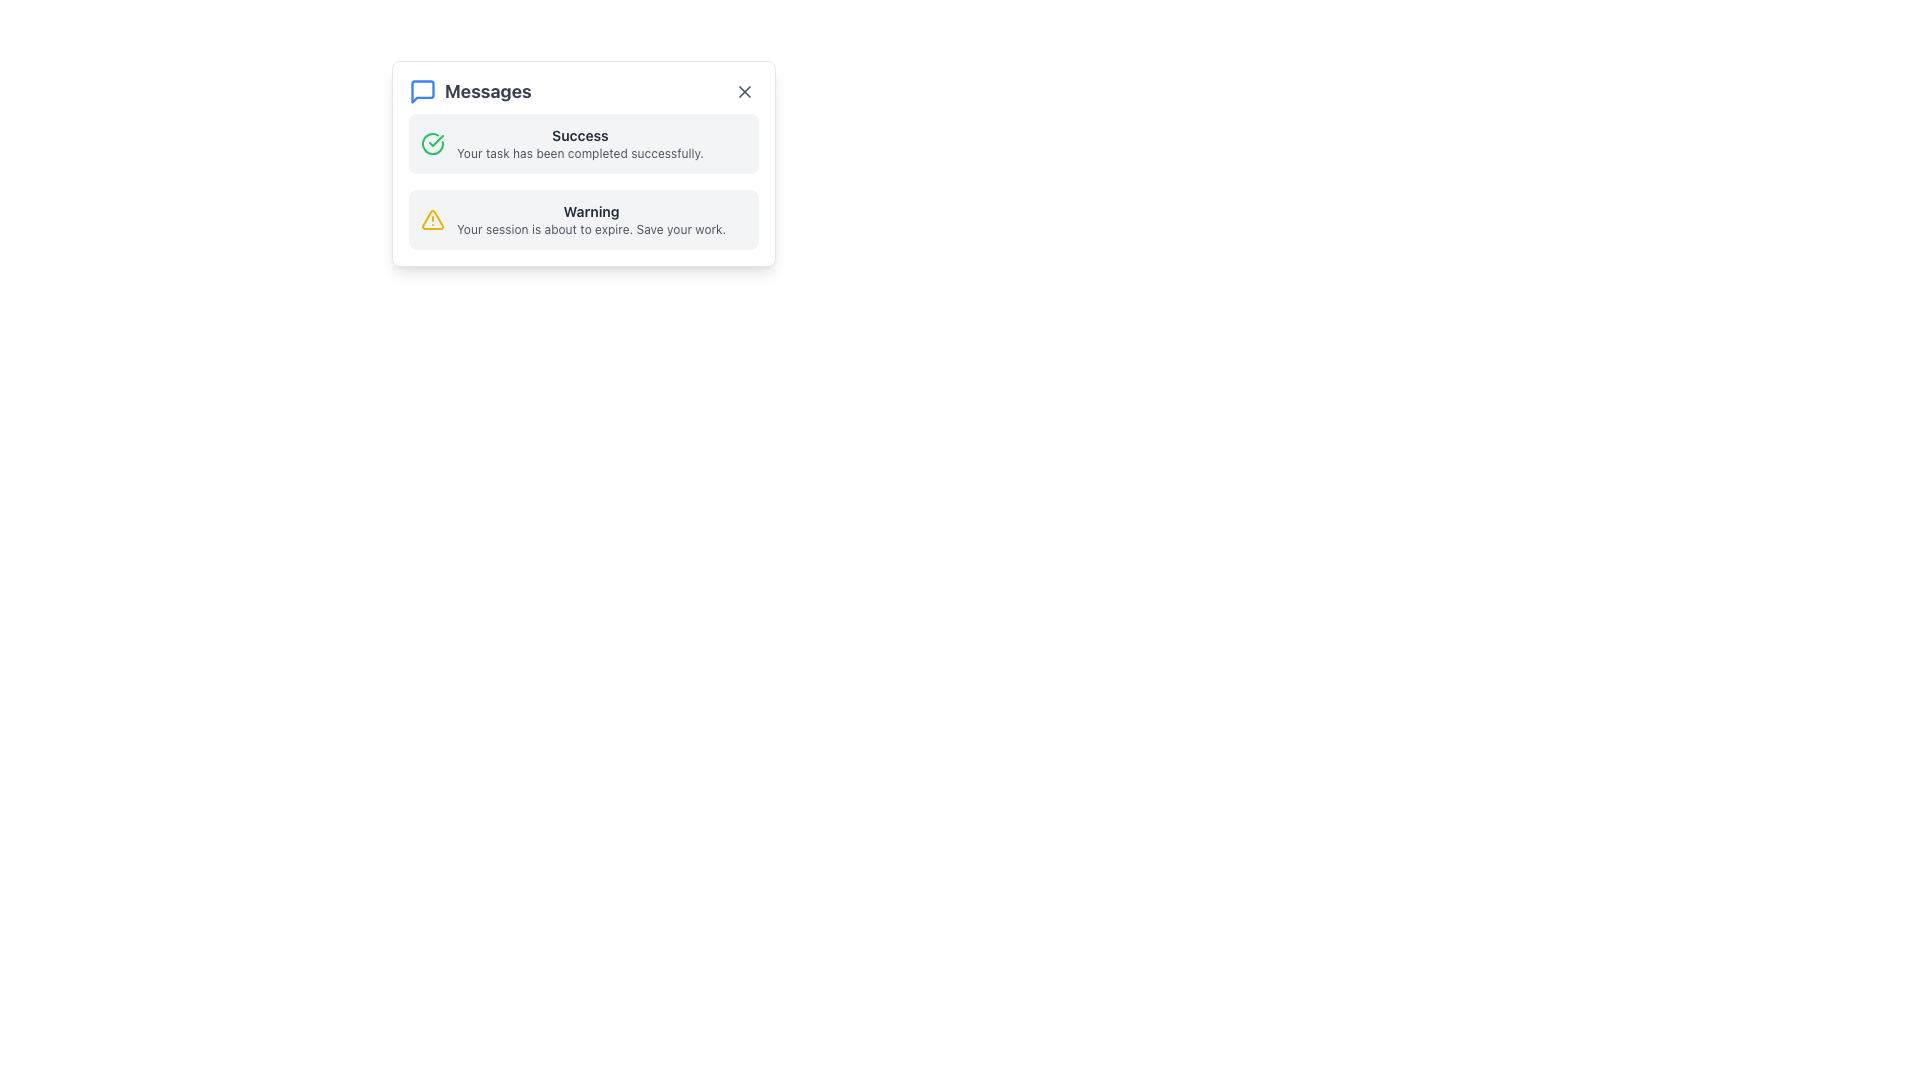 Image resolution: width=1920 pixels, height=1080 pixels. What do you see at coordinates (590, 219) in the screenshot?
I see `the warning notification about session expiration, which is the second notification in the message interface, located below the 'Success' message and to the right of a yellow triangle alert icon` at bounding box center [590, 219].